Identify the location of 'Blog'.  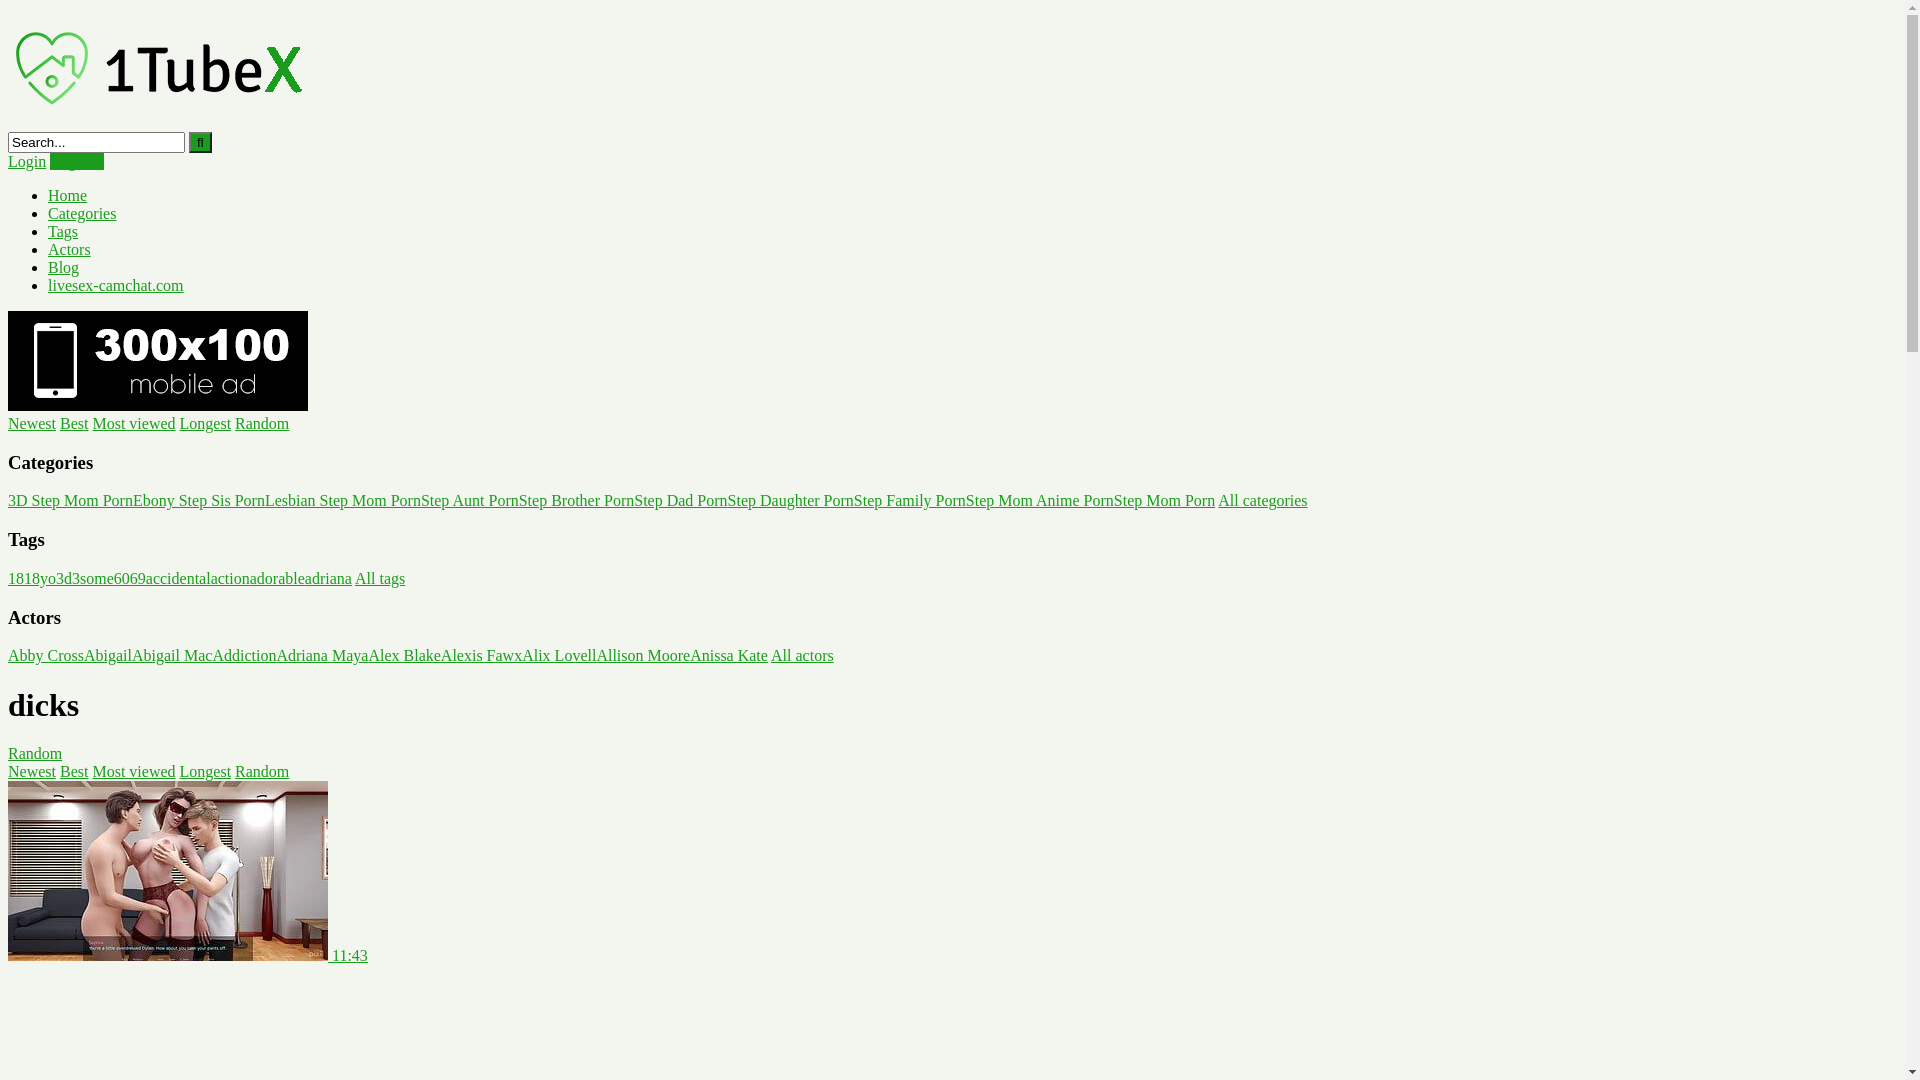
(63, 266).